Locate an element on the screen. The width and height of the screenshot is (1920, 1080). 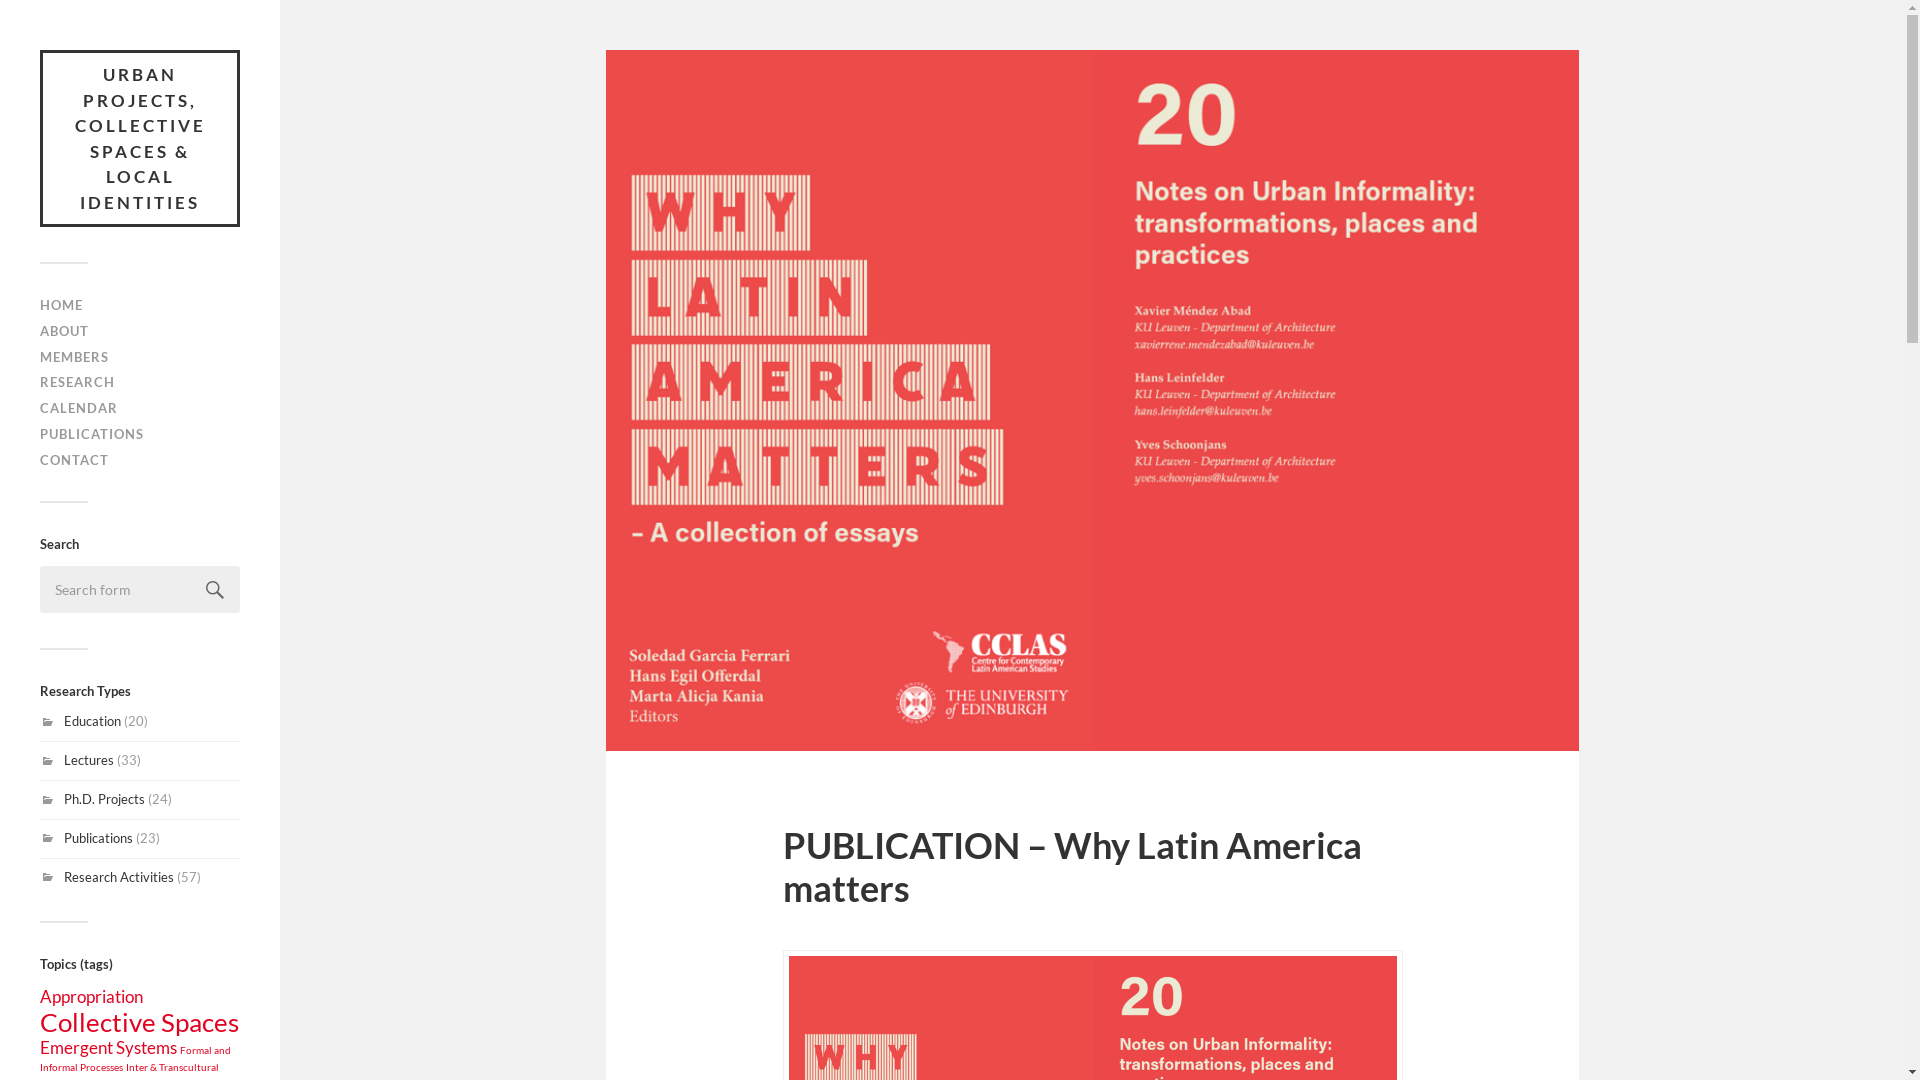
'CALENDAR' is located at coordinates (78, 407).